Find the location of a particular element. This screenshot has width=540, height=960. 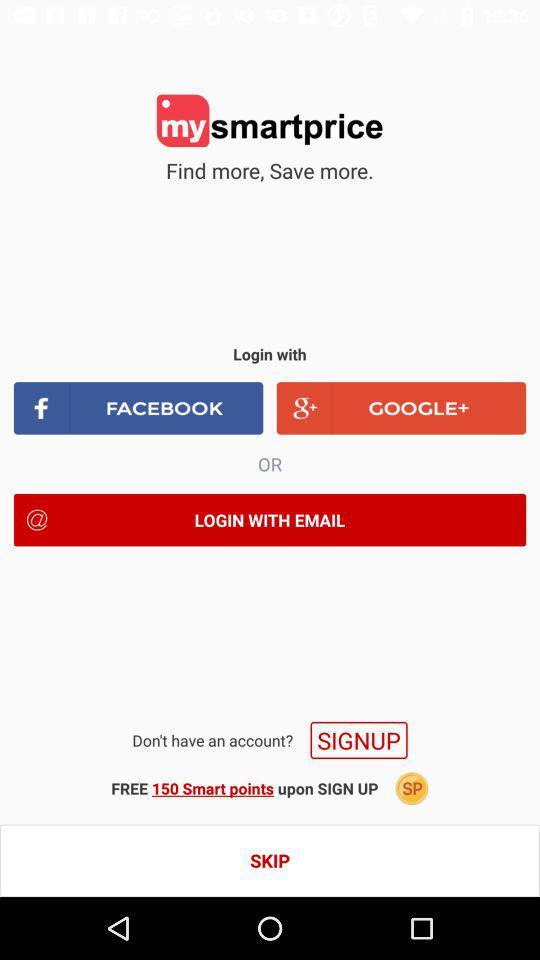

signup item is located at coordinates (358, 739).